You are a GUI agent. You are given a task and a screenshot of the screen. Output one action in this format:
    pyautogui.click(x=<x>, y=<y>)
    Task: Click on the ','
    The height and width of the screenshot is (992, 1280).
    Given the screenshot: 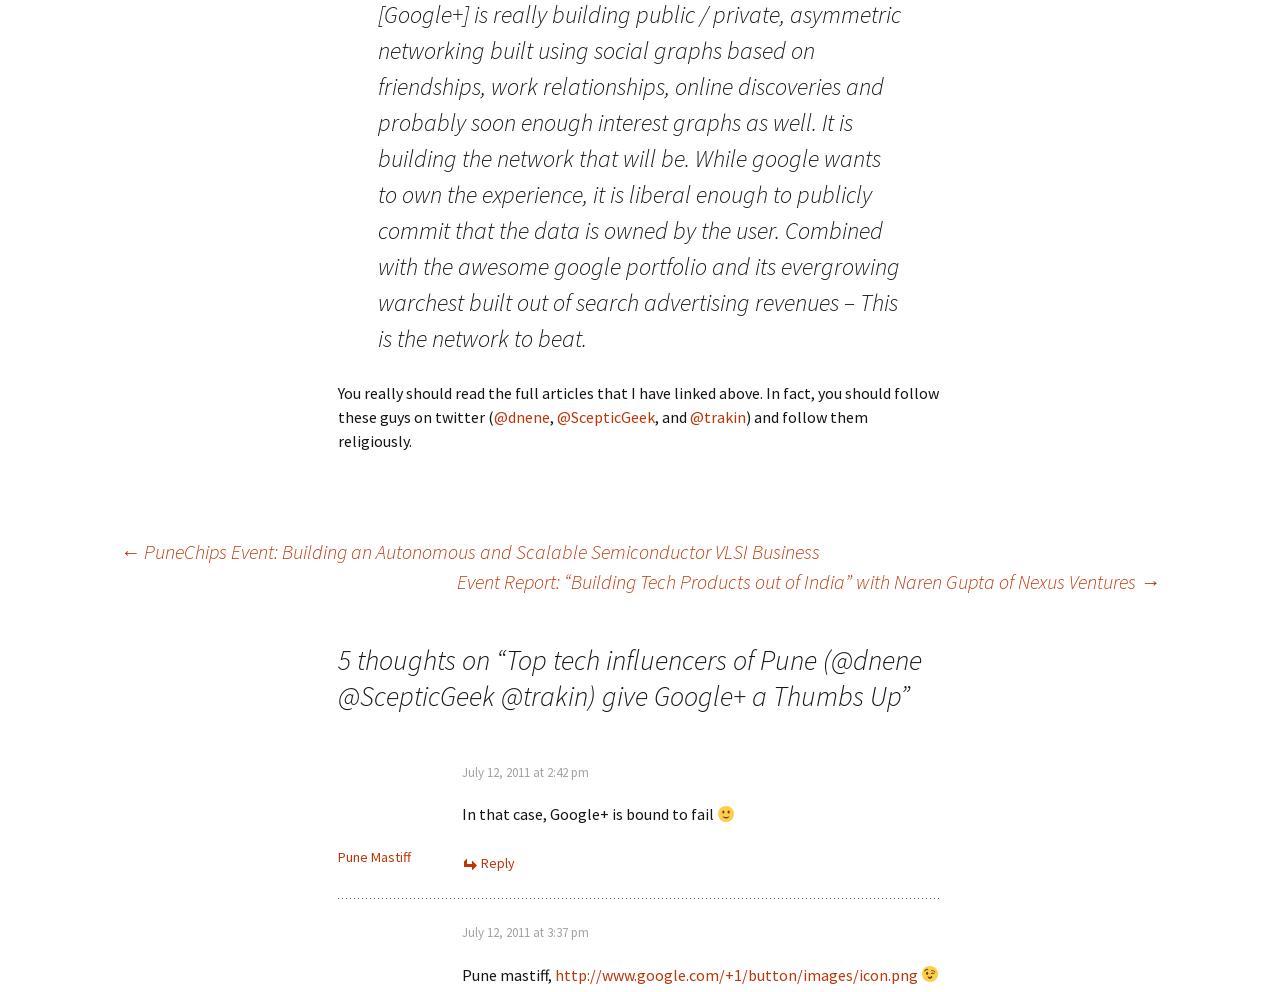 What is the action you would take?
    pyautogui.click(x=553, y=415)
    